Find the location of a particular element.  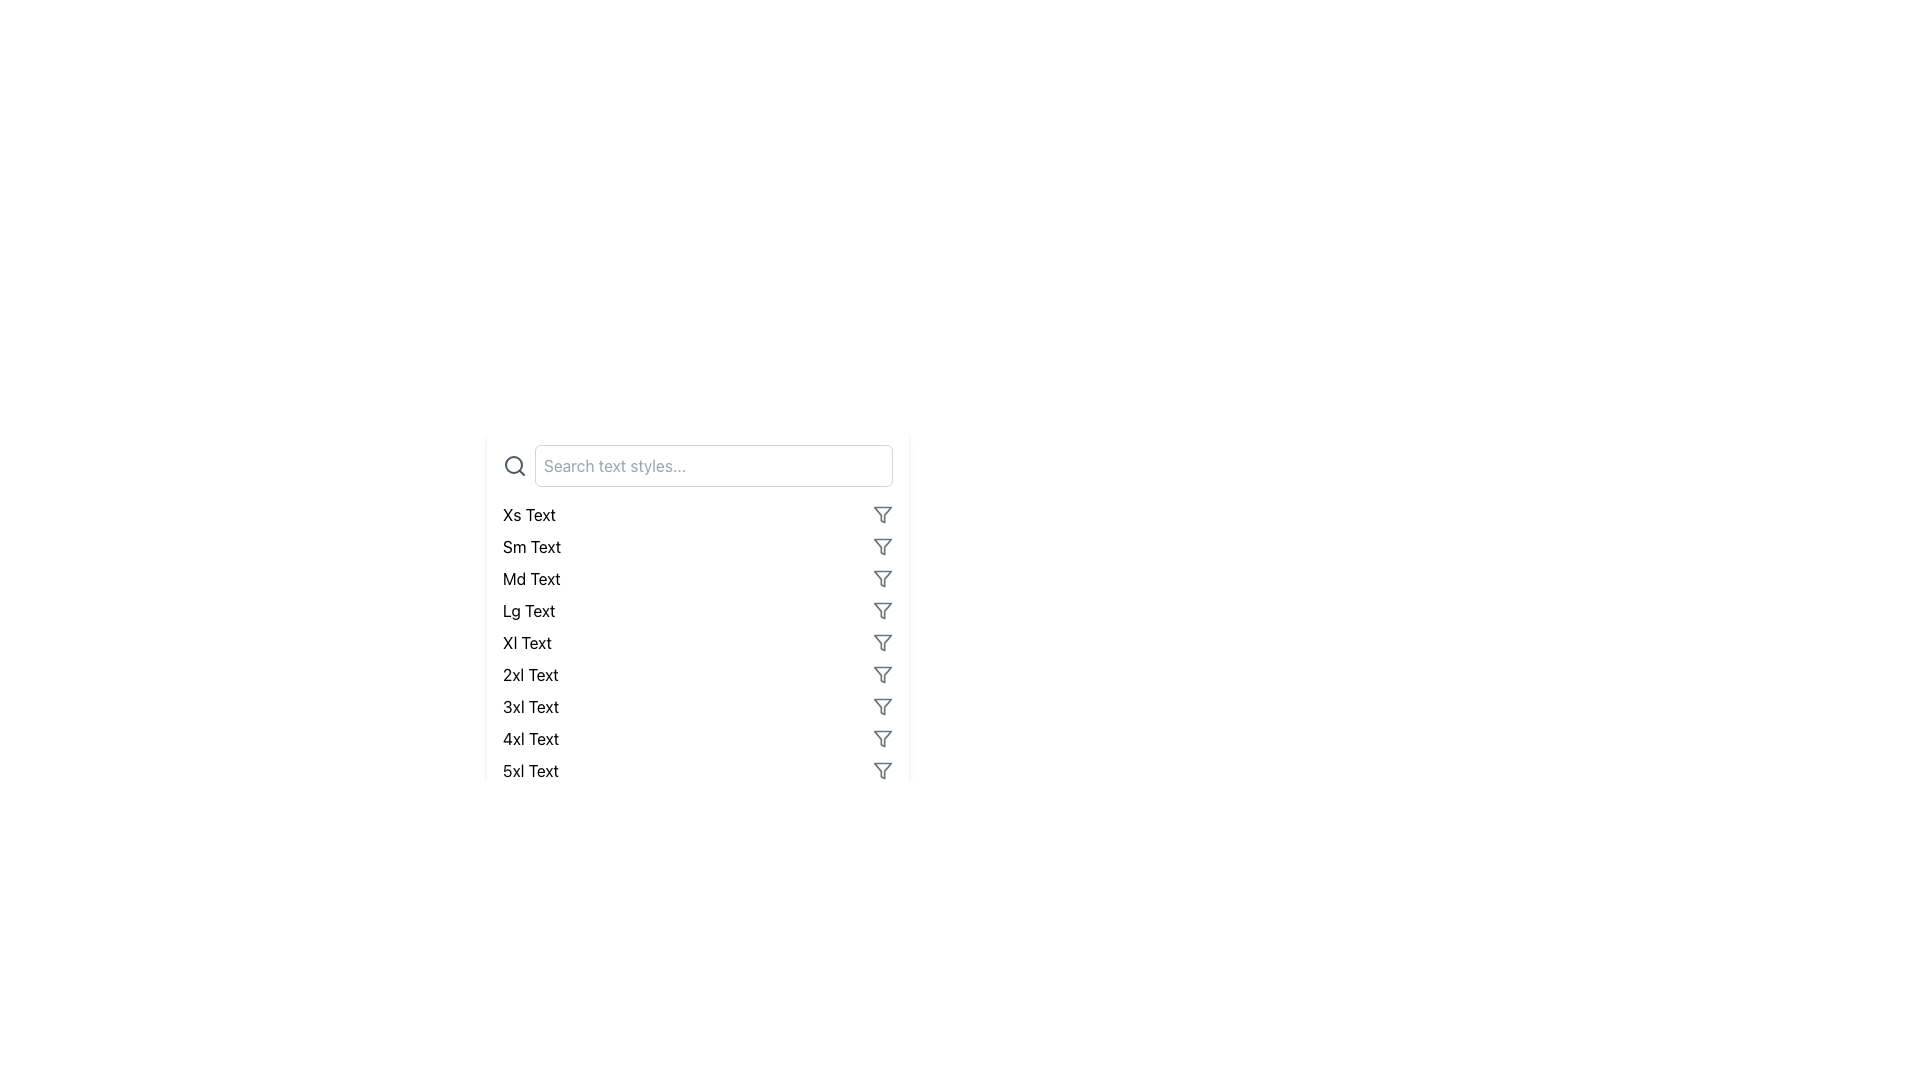

the 'xs Text' label is located at coordinates (529, 514).